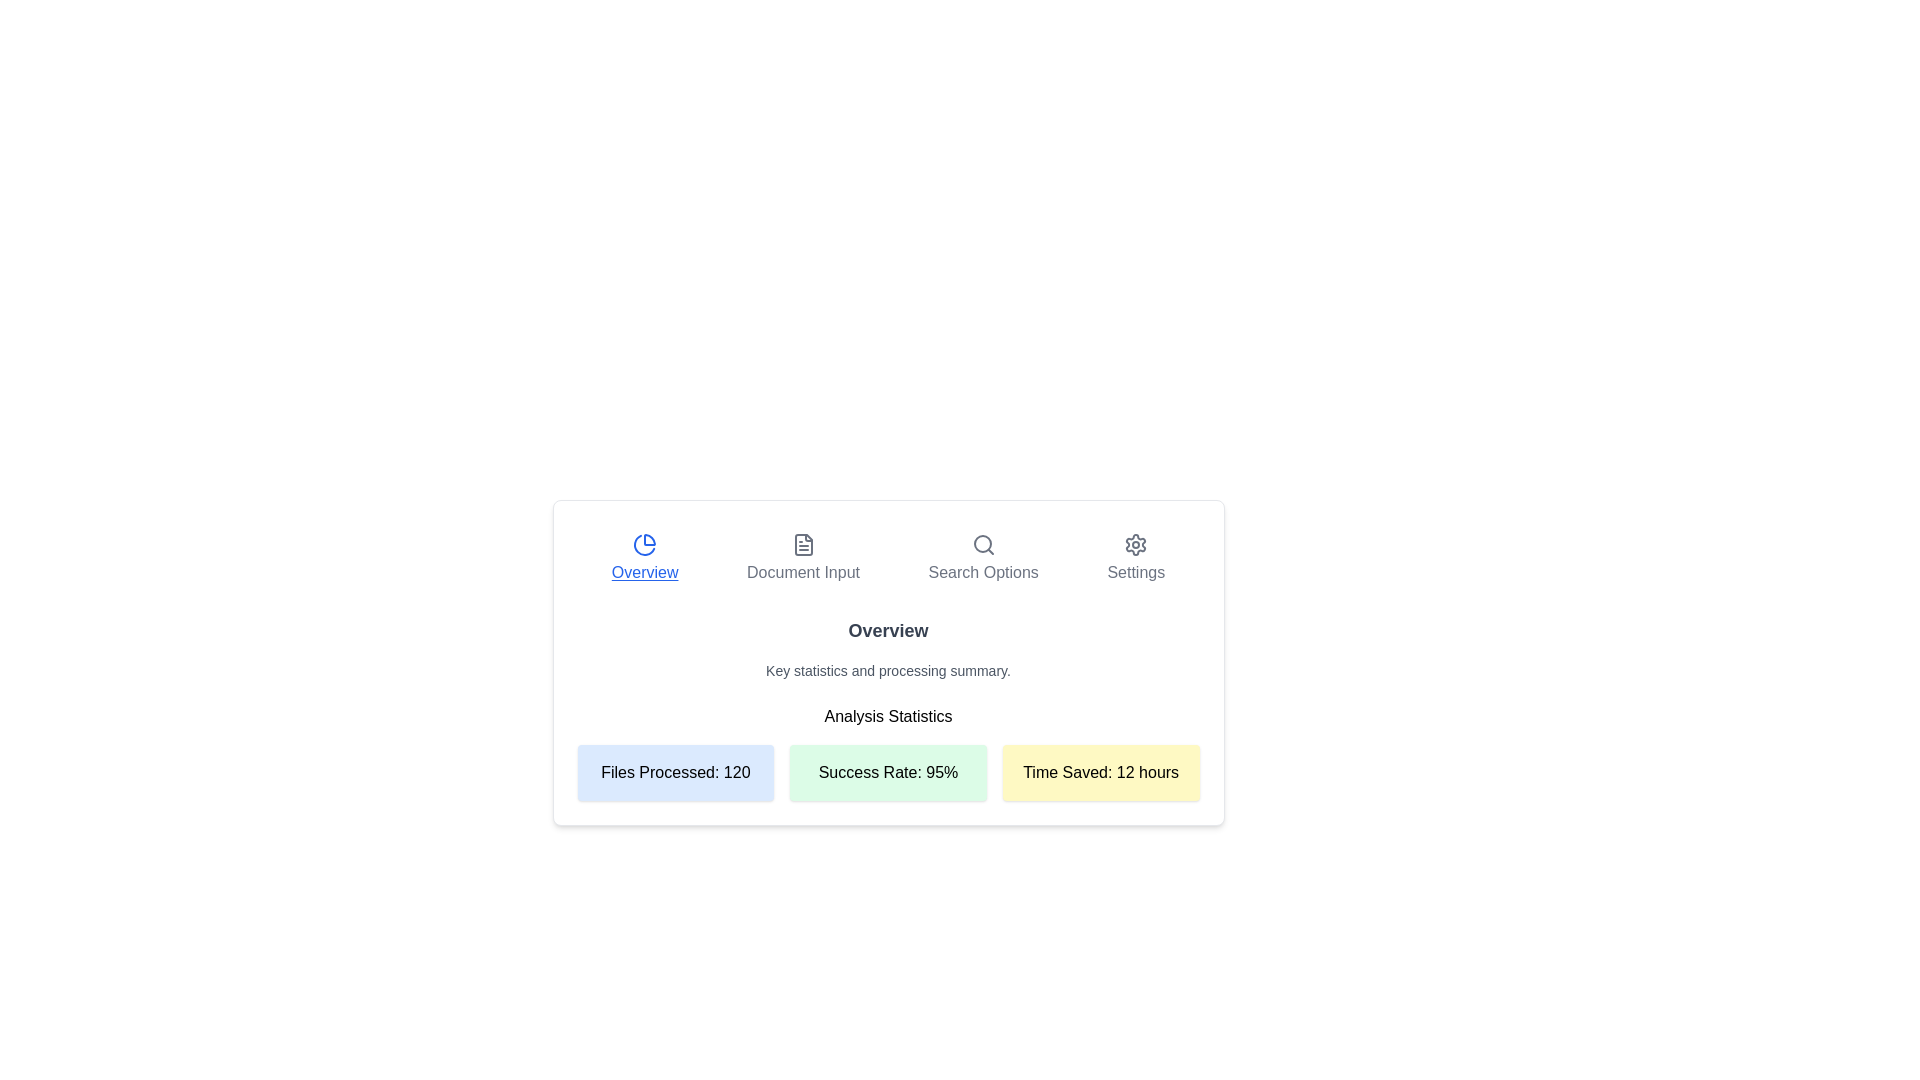 The height and width of the screenshot is (1080, 1920). I want to click on the informational display label that shows the success rate percentage (95%) located in the middle card below the 'Analysis Statistics' heading, so click(887, 771).